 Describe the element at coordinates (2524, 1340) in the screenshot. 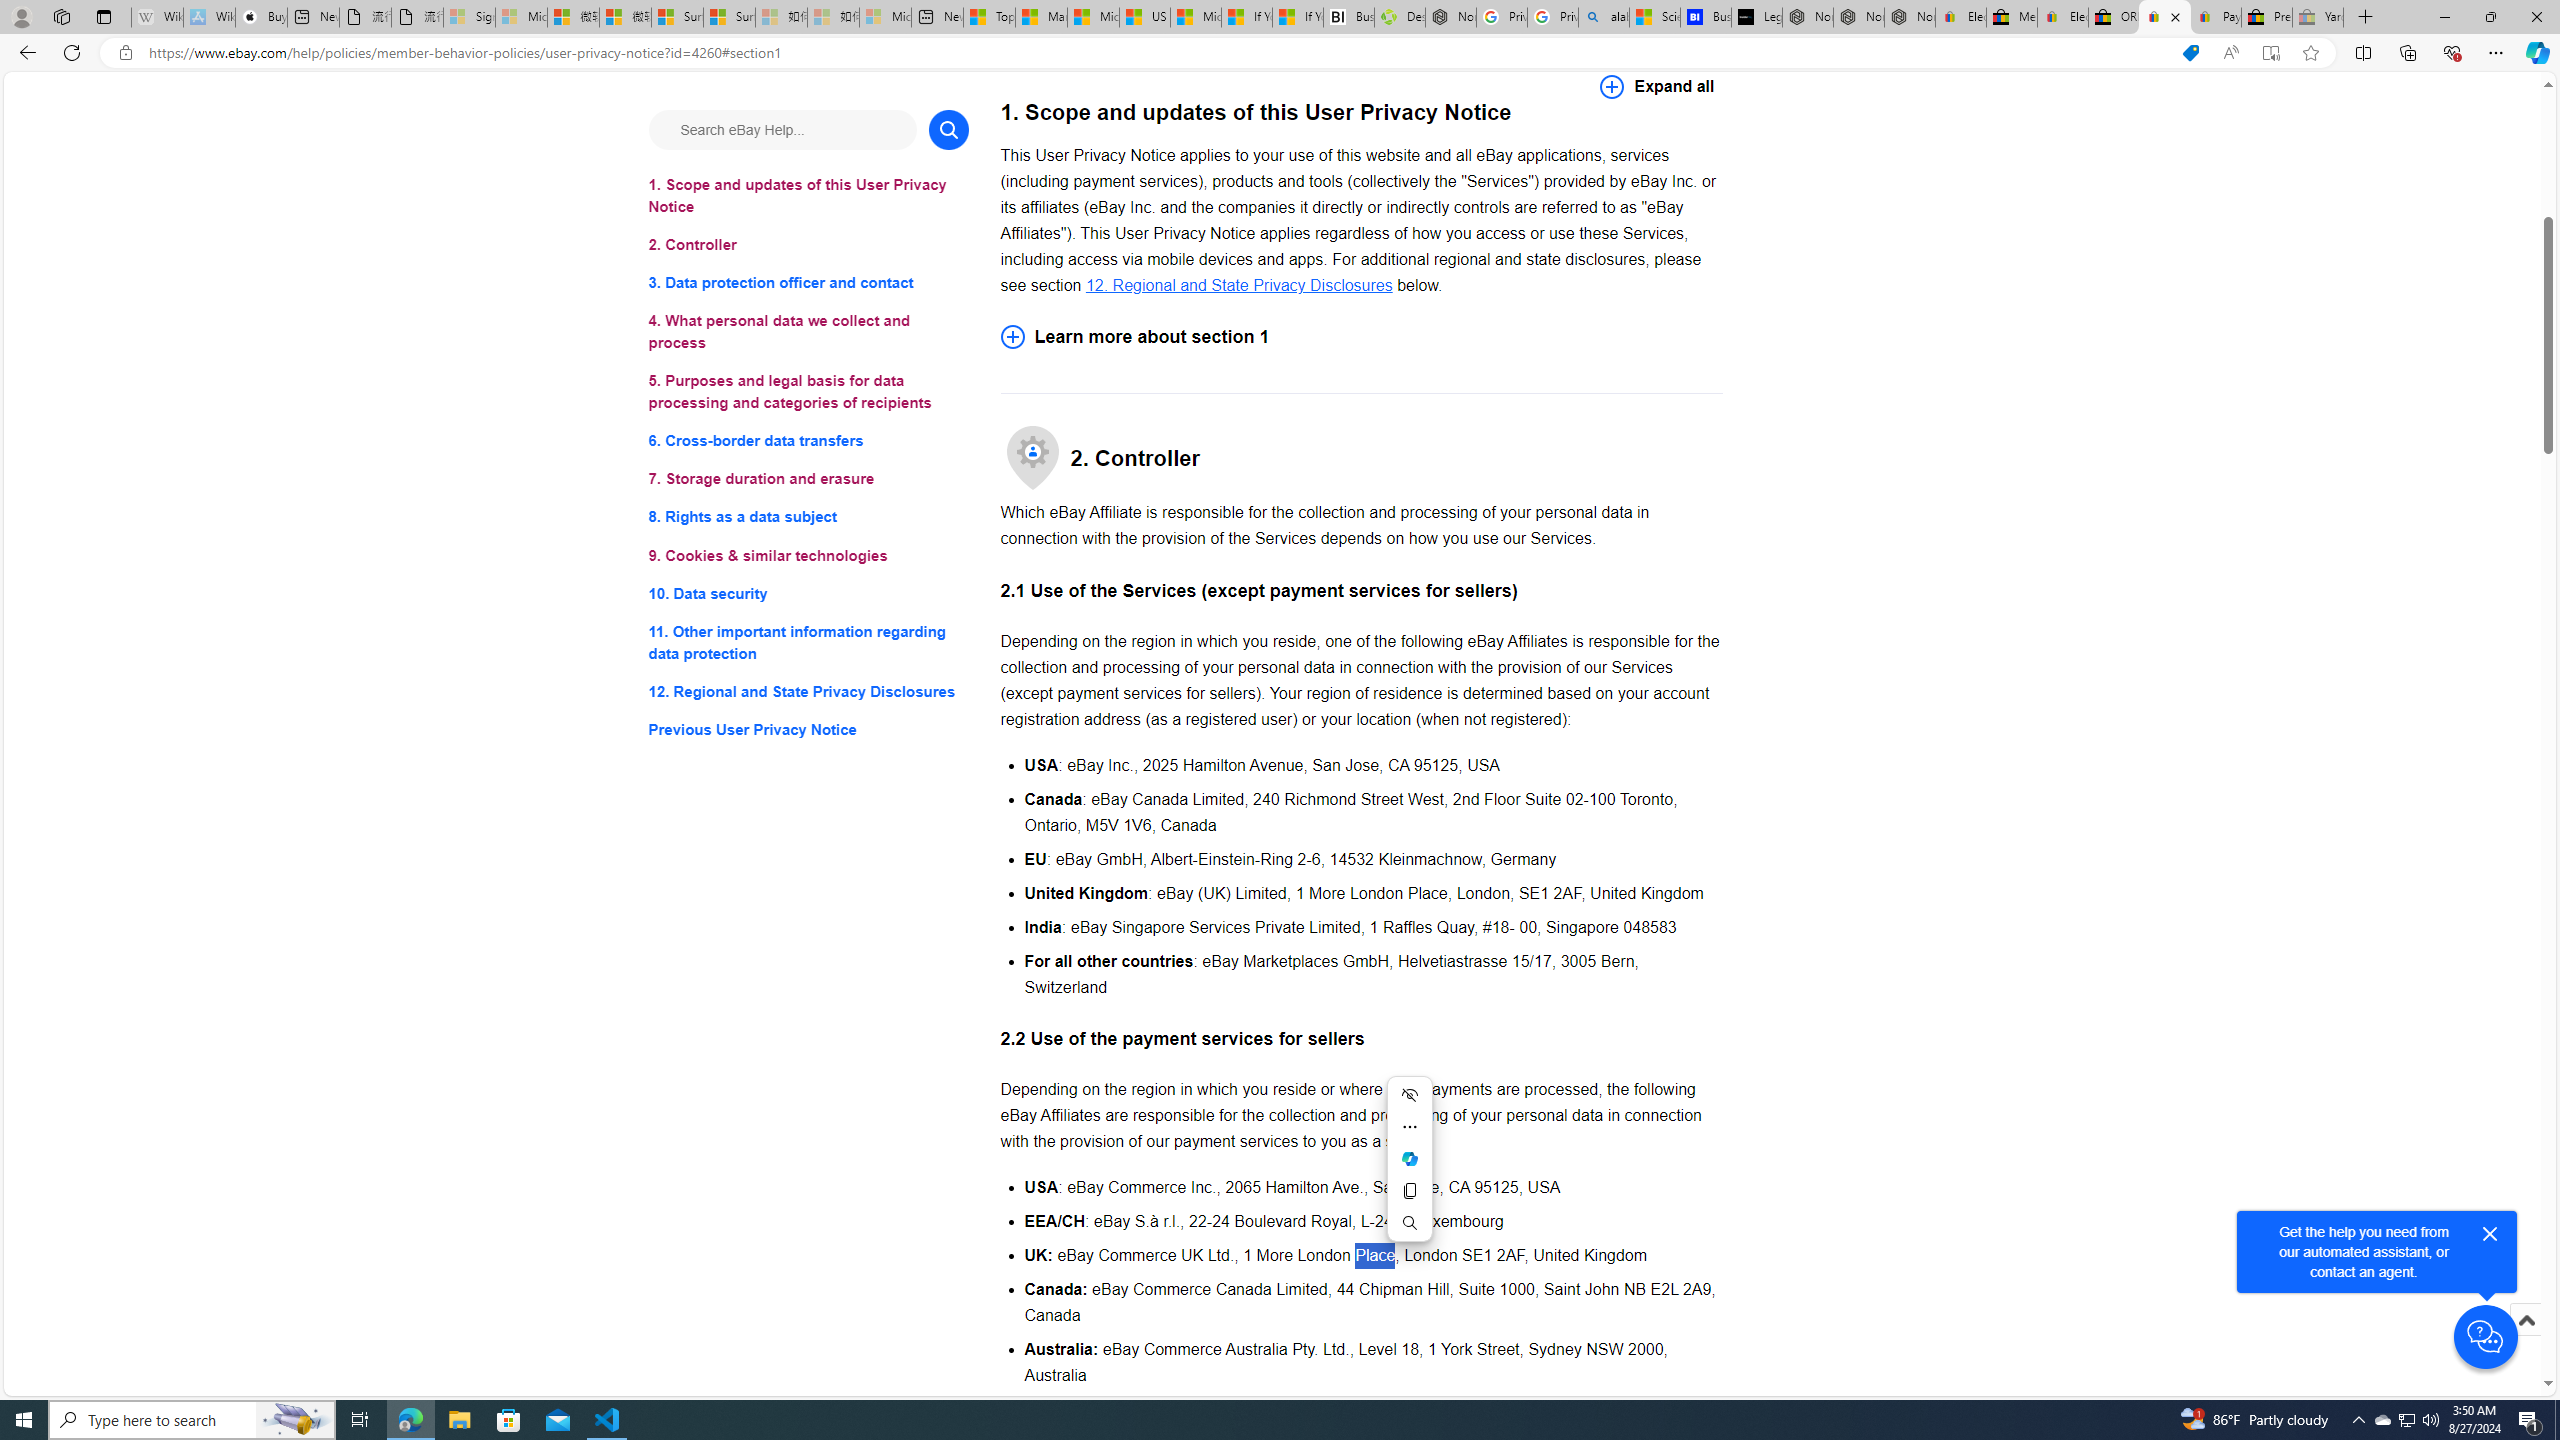

I see `'Scroll to top'` at that location.